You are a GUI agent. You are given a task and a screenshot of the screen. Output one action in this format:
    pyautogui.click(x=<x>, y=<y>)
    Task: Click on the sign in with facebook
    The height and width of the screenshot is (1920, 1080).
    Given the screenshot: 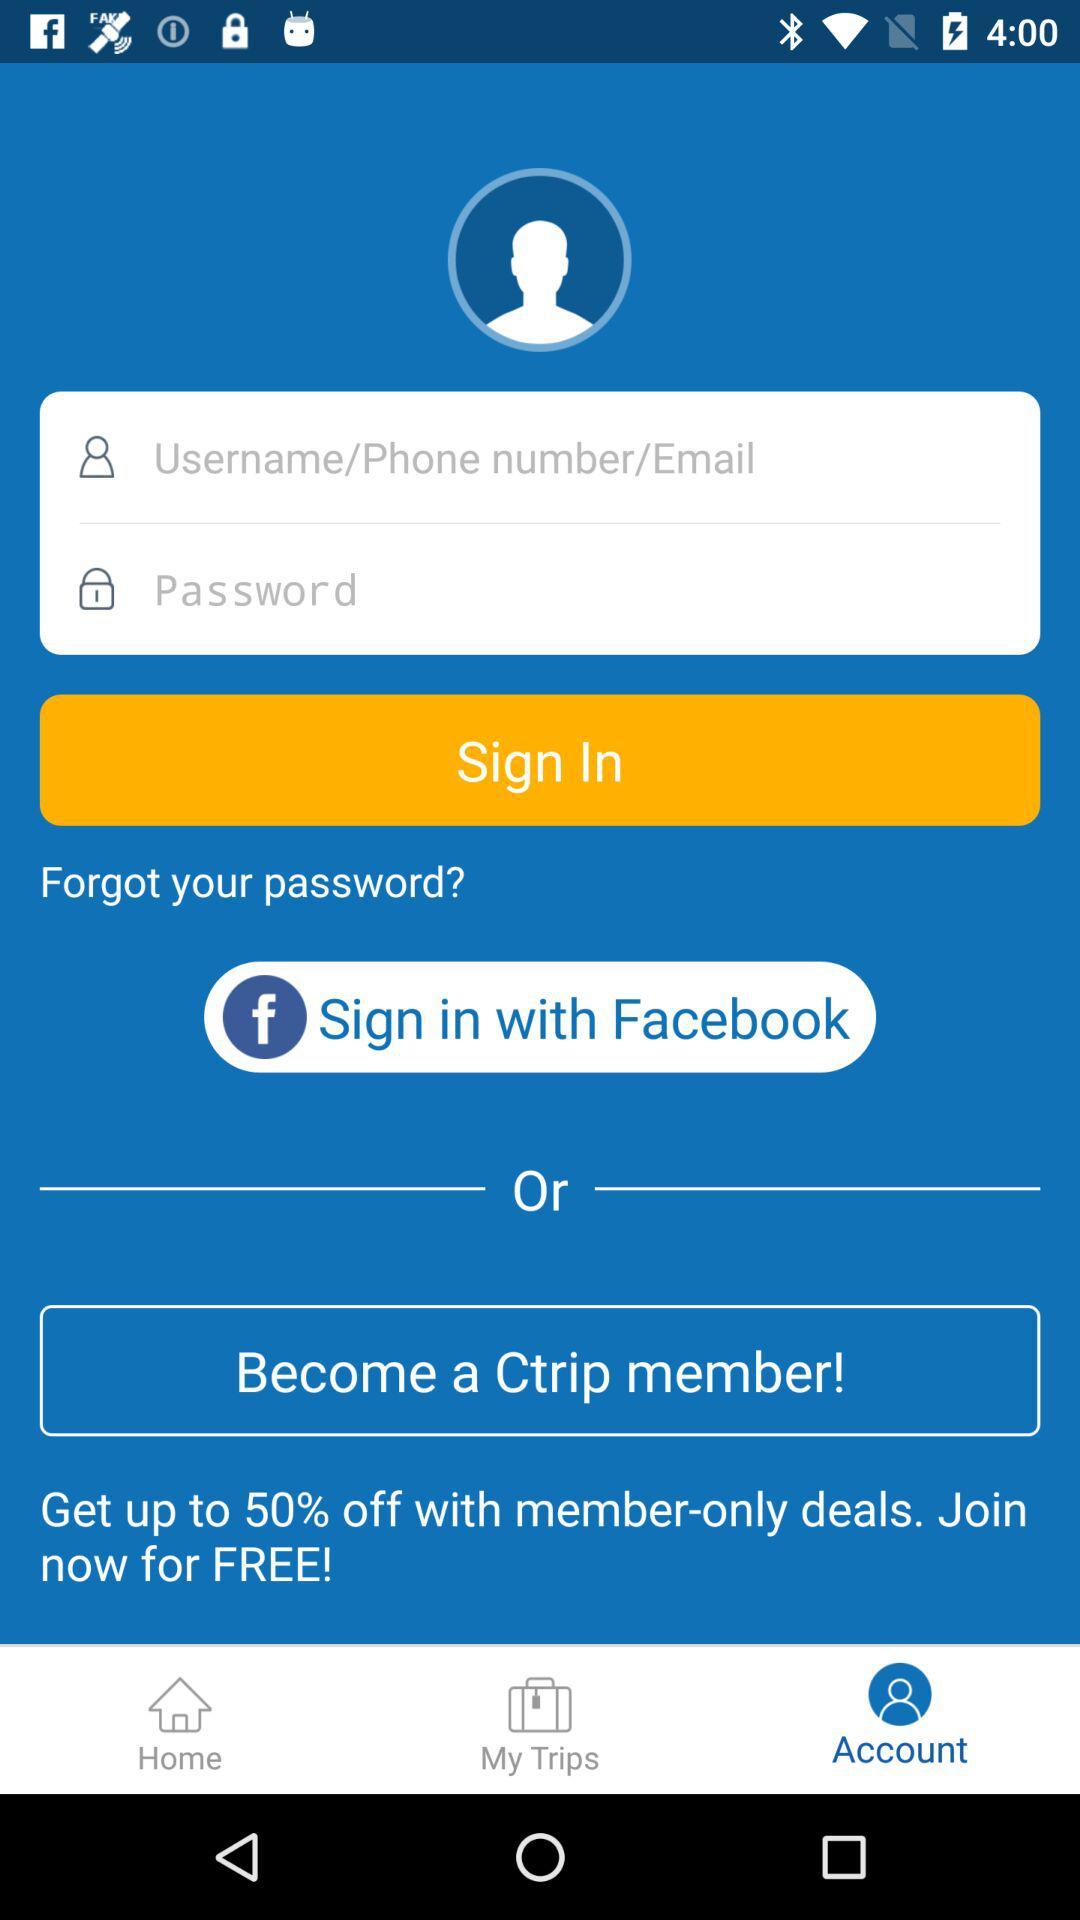 What is the action you would take?
    pyautogui.click(x=540, y=1017)
    